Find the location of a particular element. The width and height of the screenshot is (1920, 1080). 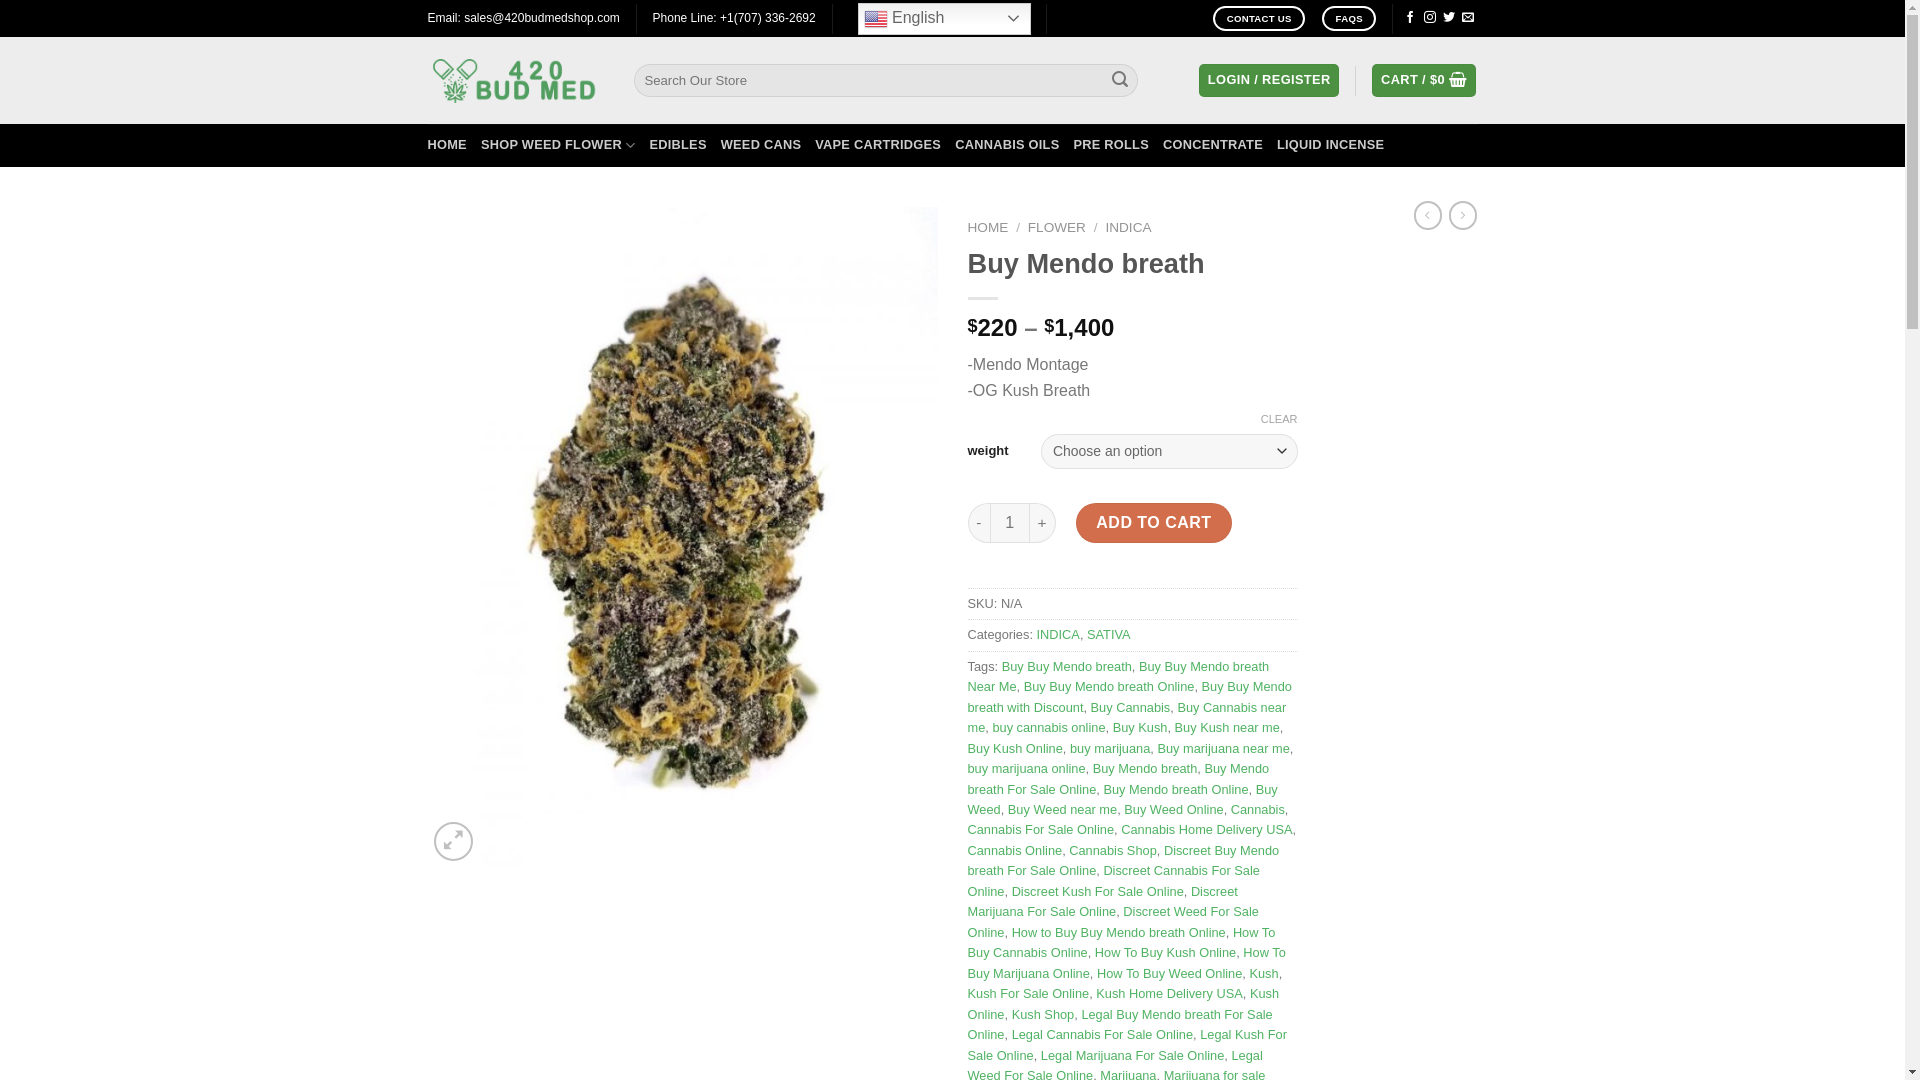

'Cannabis Home Delivery USA' is located at coordinates (1205, 829).